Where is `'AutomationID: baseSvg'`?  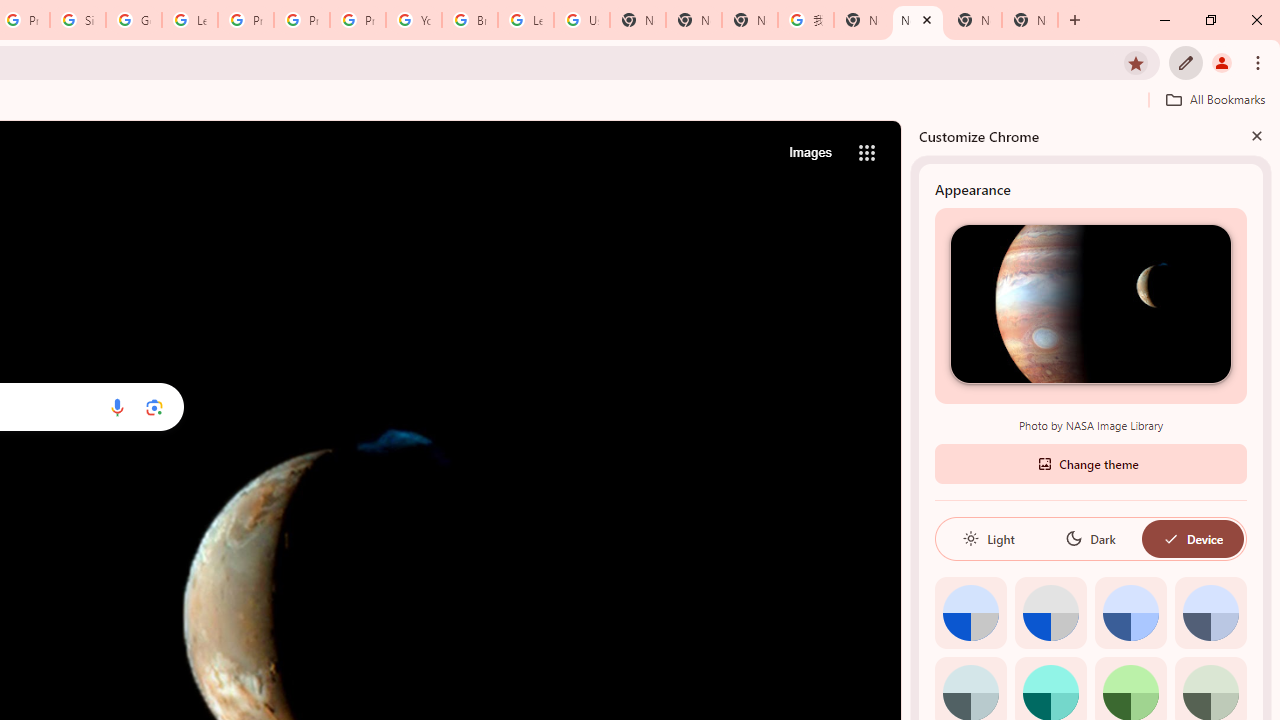
'AutomationID: baseSvg' is located at coordinates (1170, 537).